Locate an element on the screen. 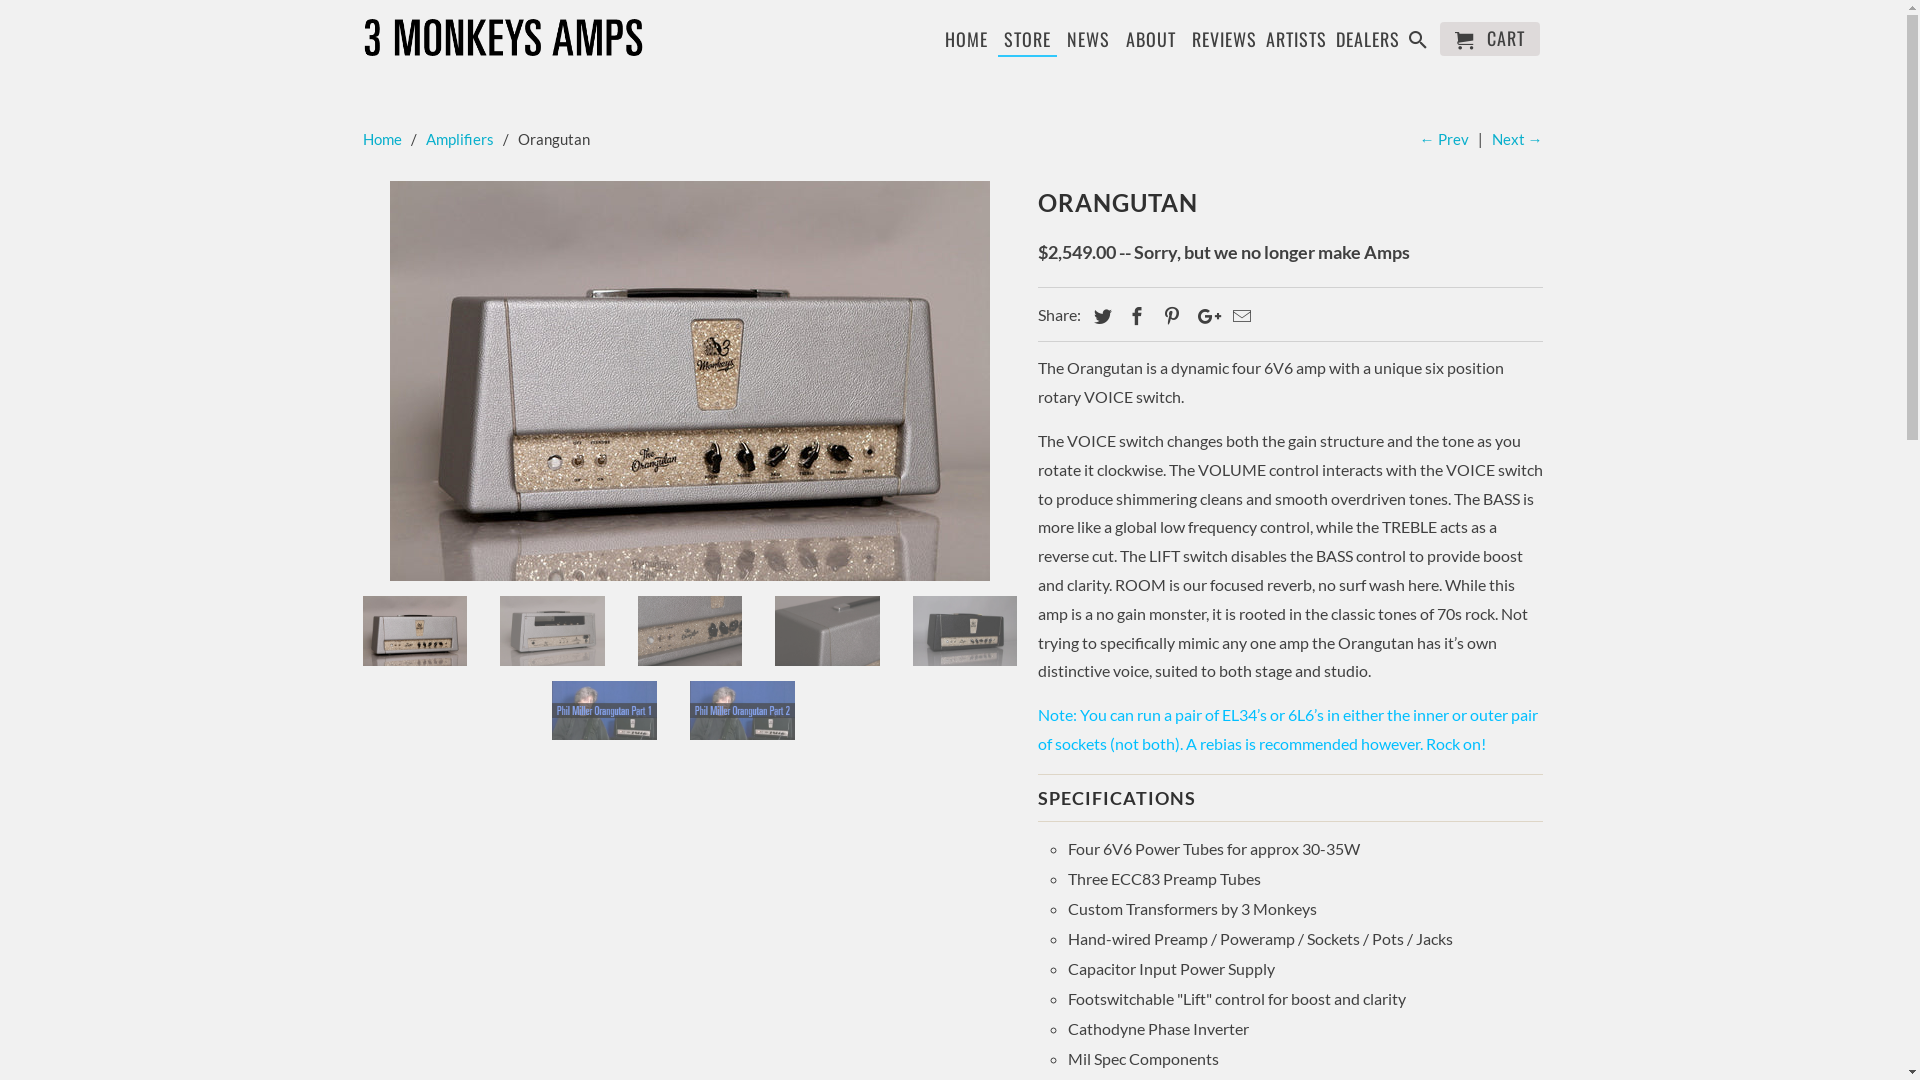 The image size is (1920, 1080). 'Share this on Twitter' is located at coordinates (1083, 315).